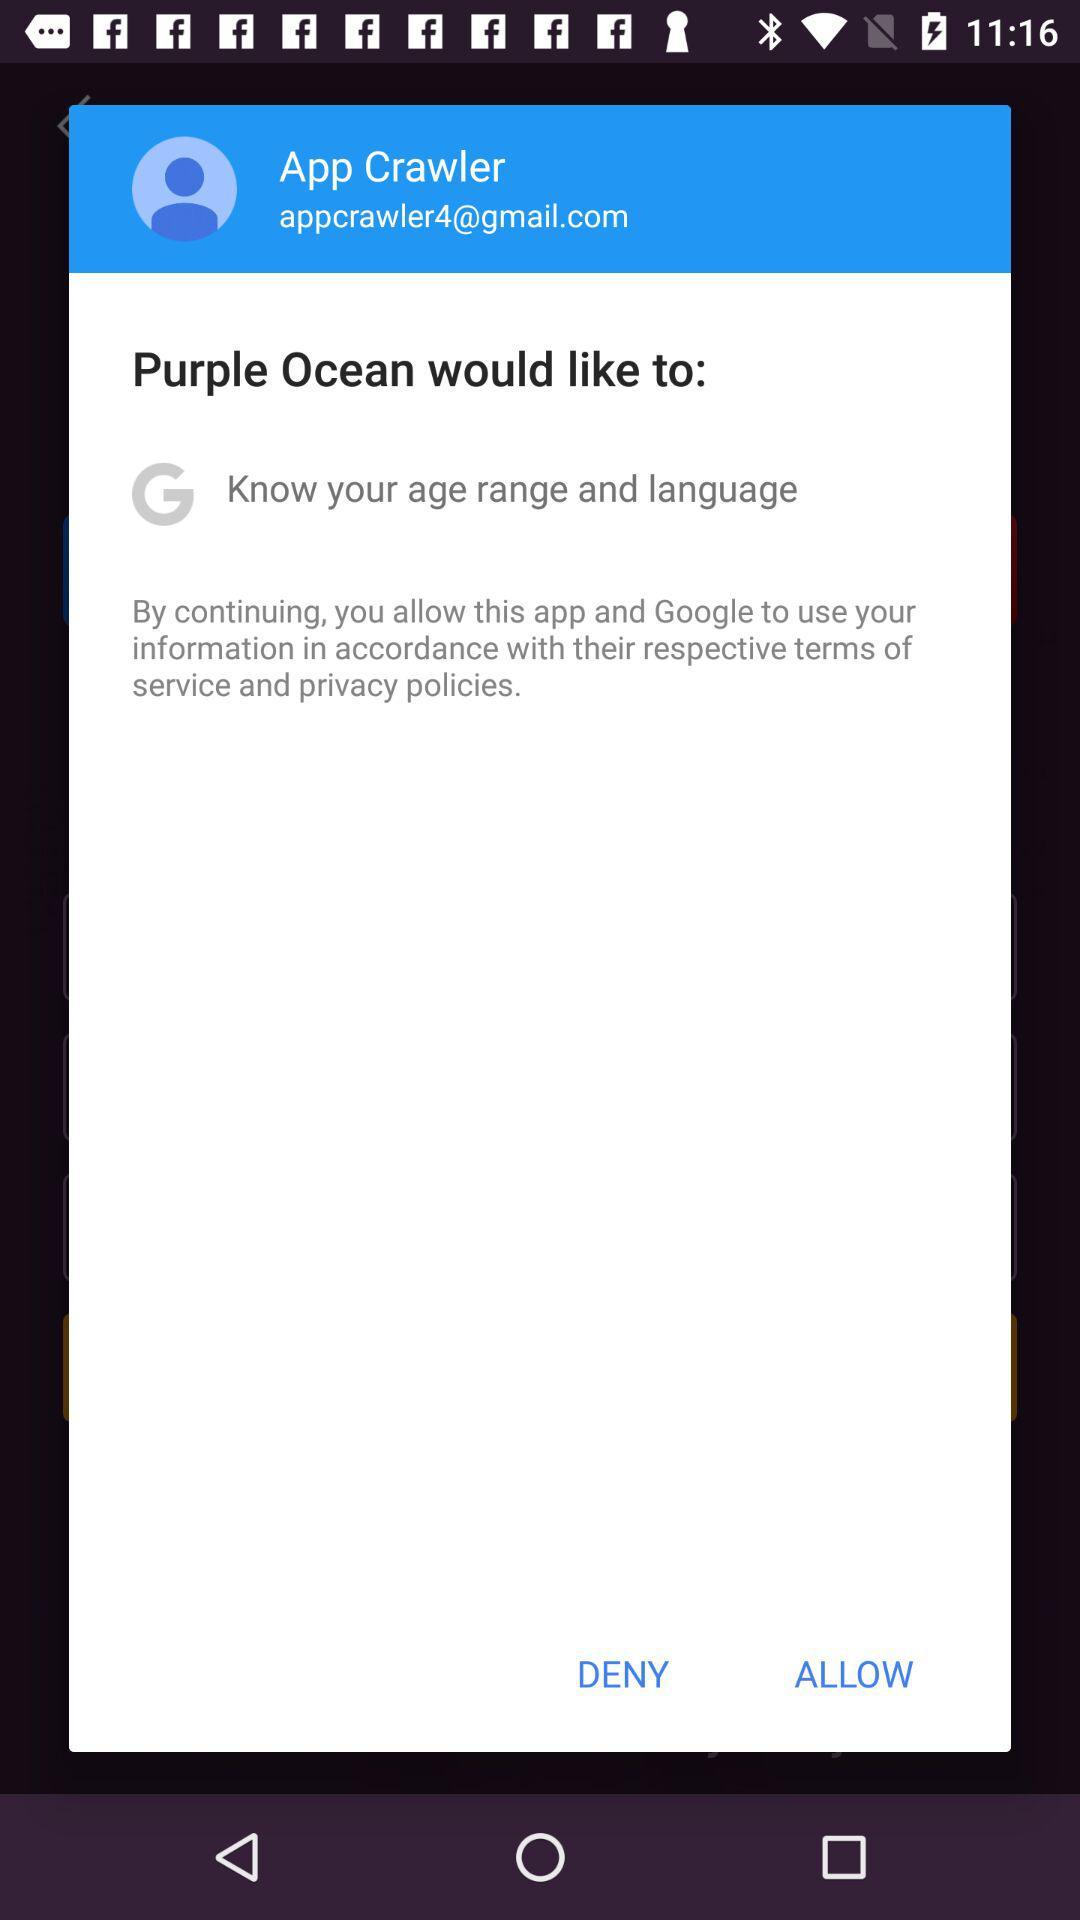 This screenshot has width=1080, height=1920. Describe the element at coordinates (621, 1673) in the screenshot. I see `the deny button` at that location.